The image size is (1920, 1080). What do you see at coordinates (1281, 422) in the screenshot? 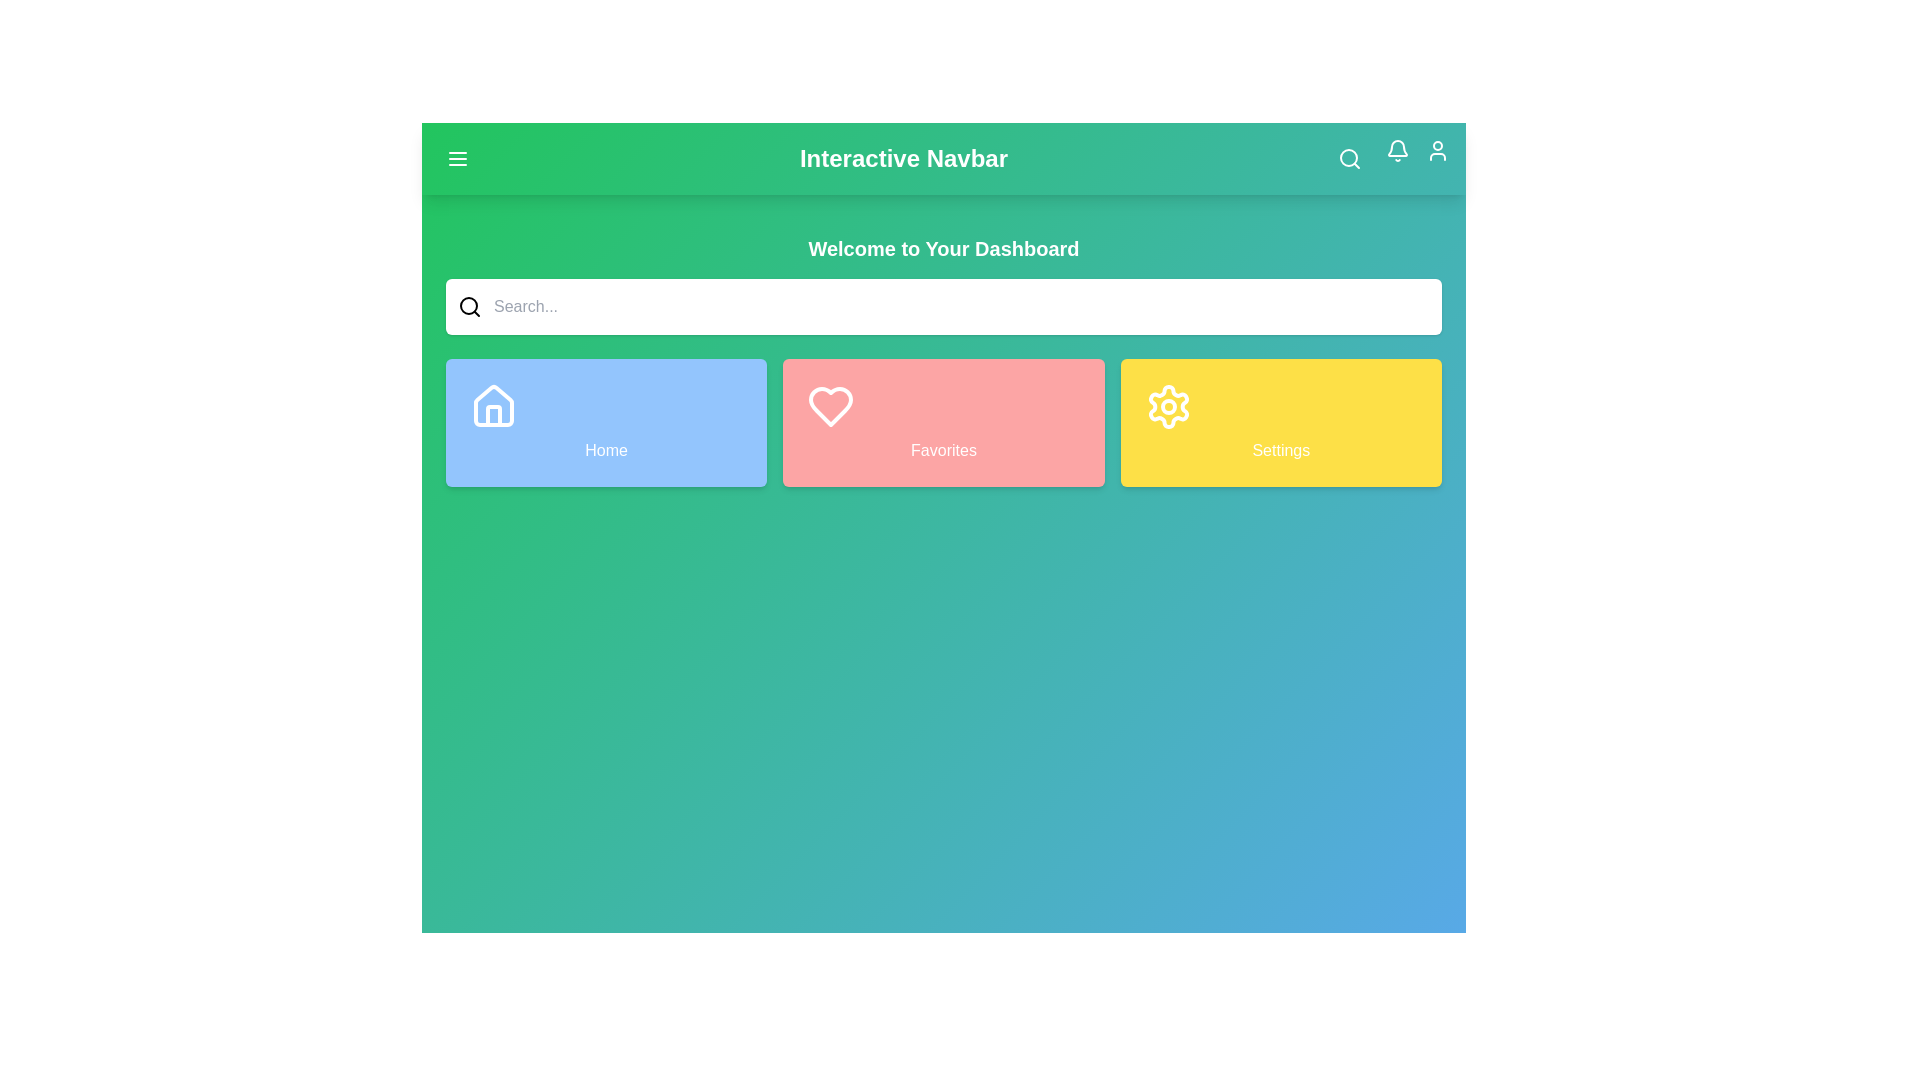
I see `the 'Settings' card to navigate to the settings page` at bounding box center [1281, 422].